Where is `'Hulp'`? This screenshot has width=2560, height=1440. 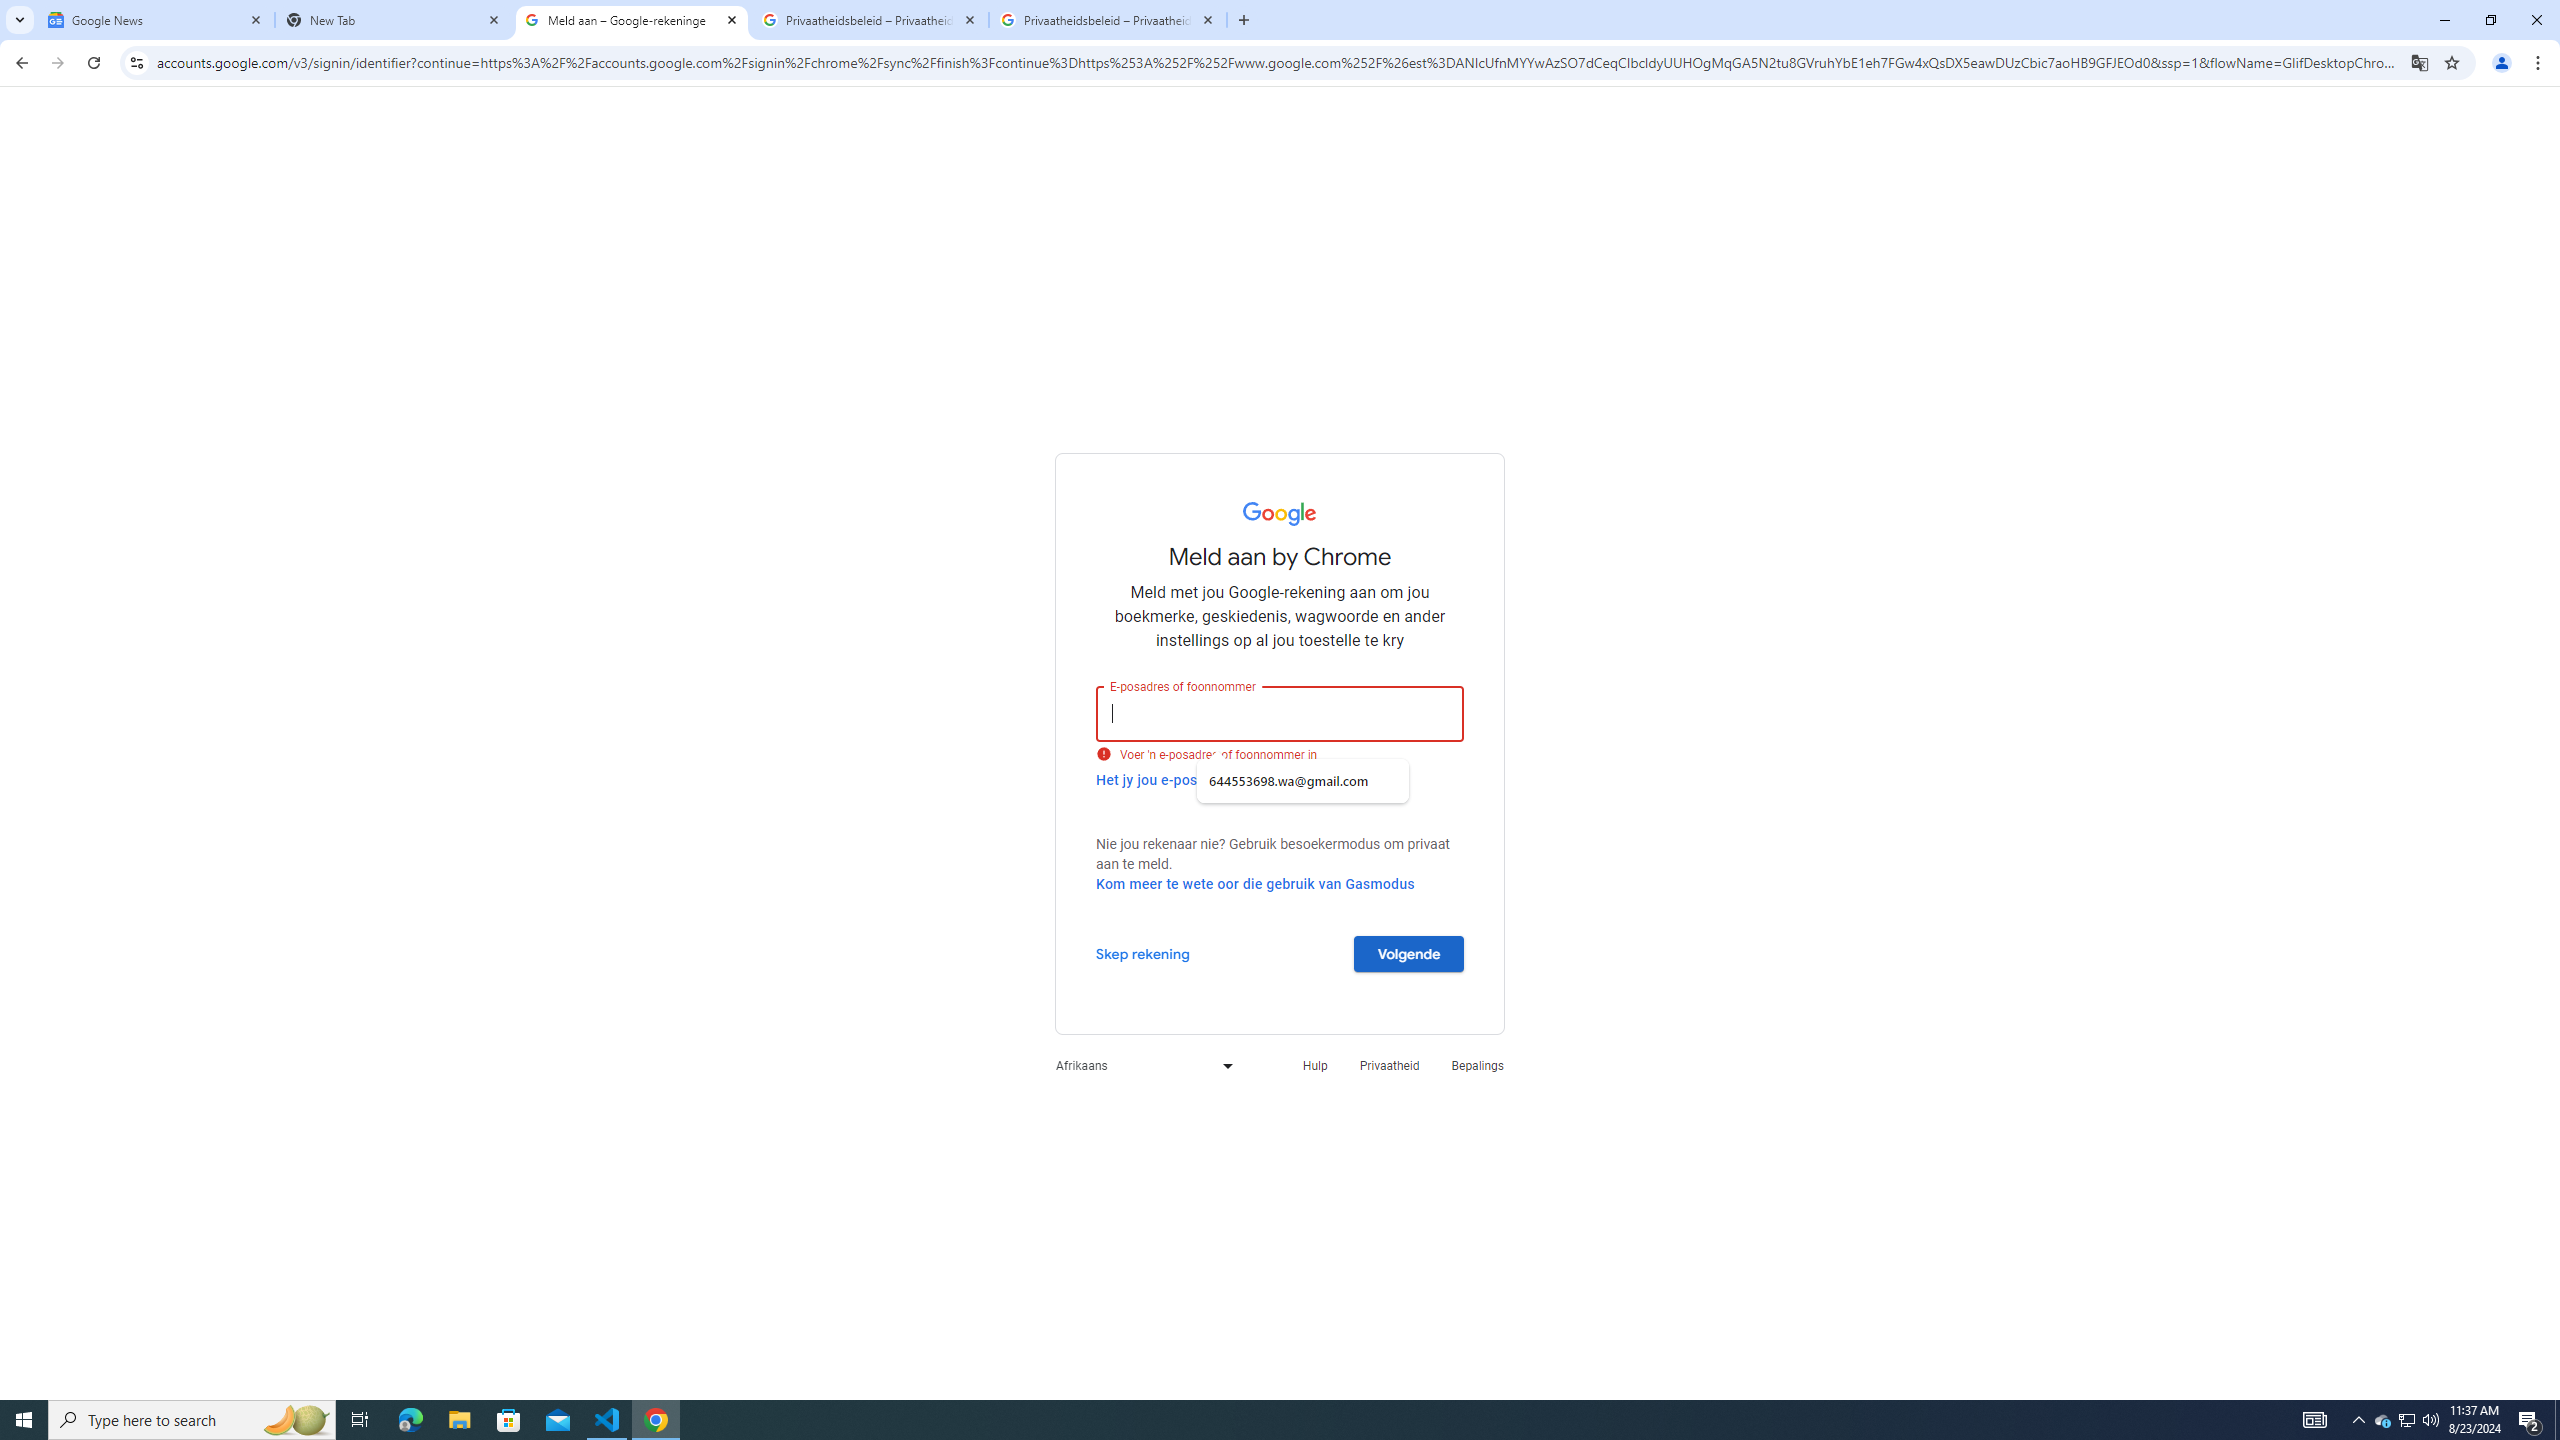 'Hulp' is located at coordinates (1313, 1064).